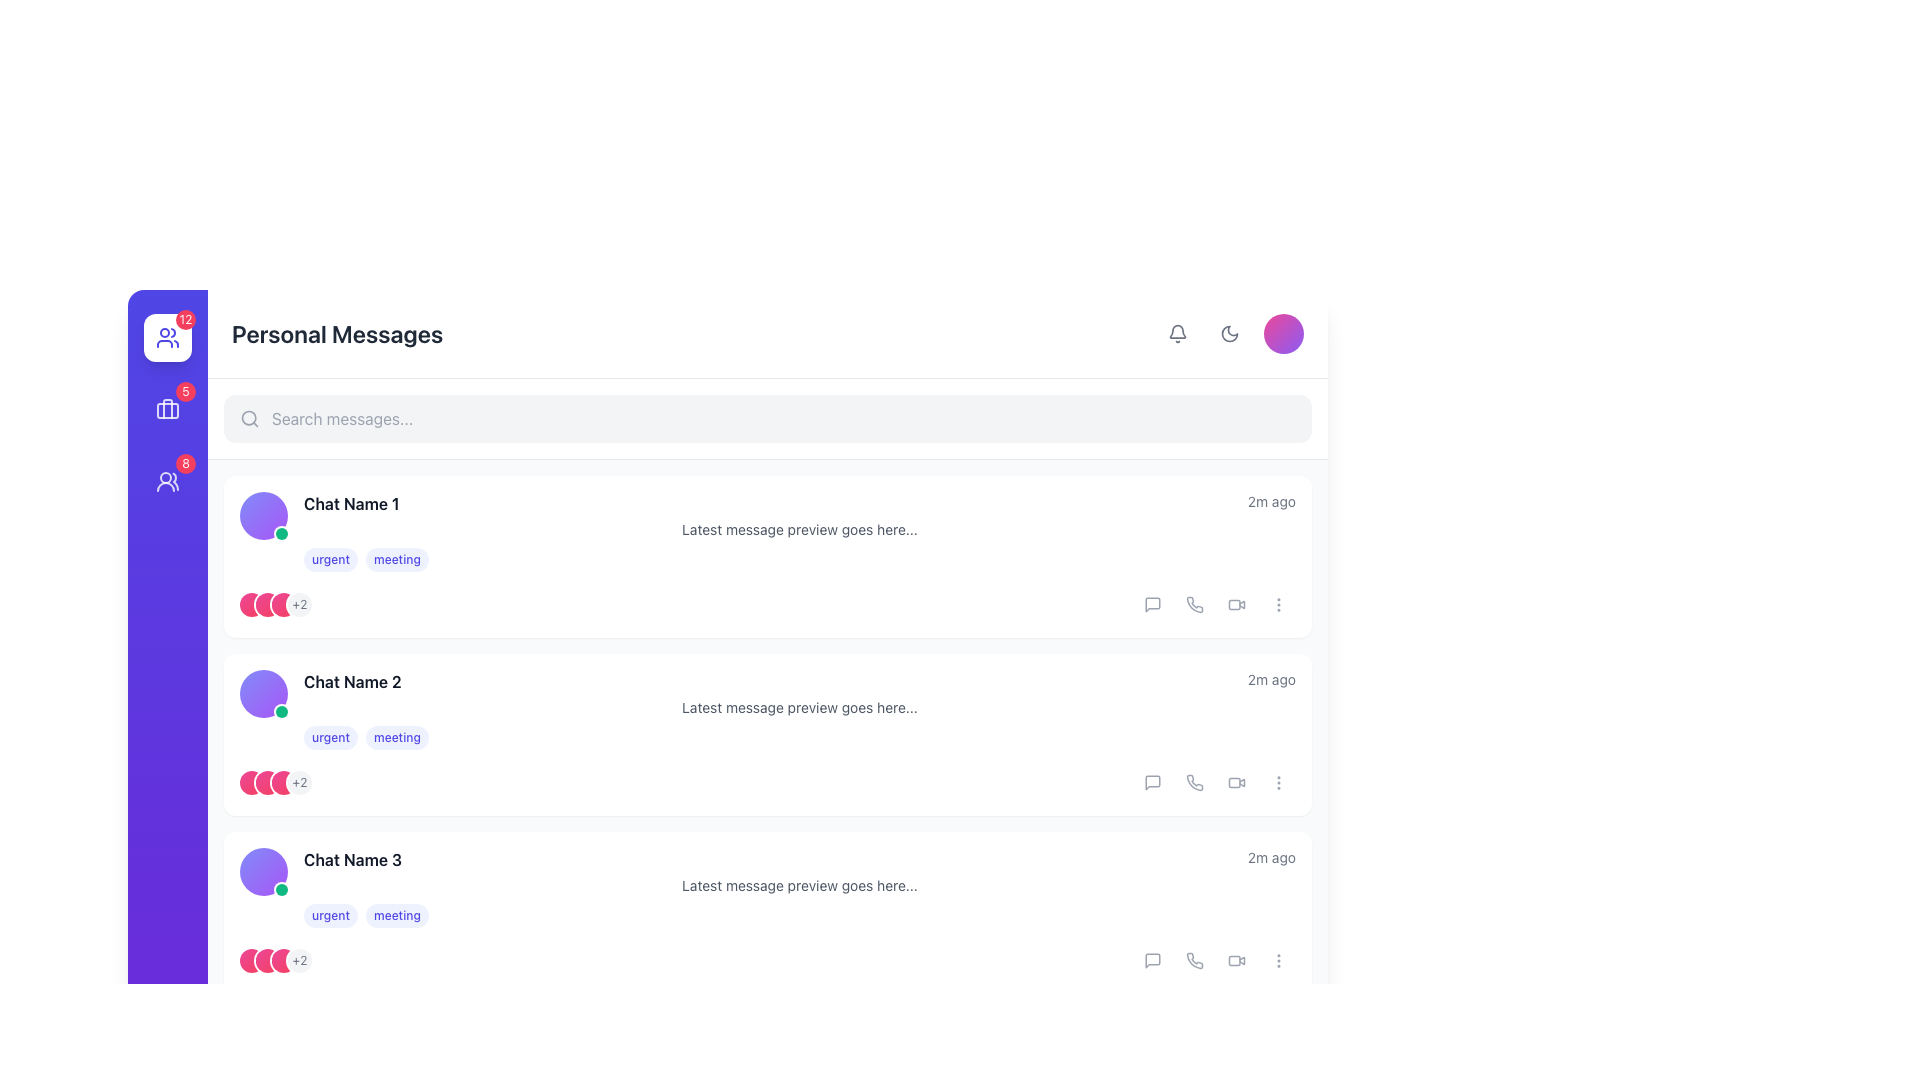  I want to click on the urgency tag associated with 'Chat Name 1' in the first chat entry, located horizontally next to the 'meeting' tag, so click(331, 559).